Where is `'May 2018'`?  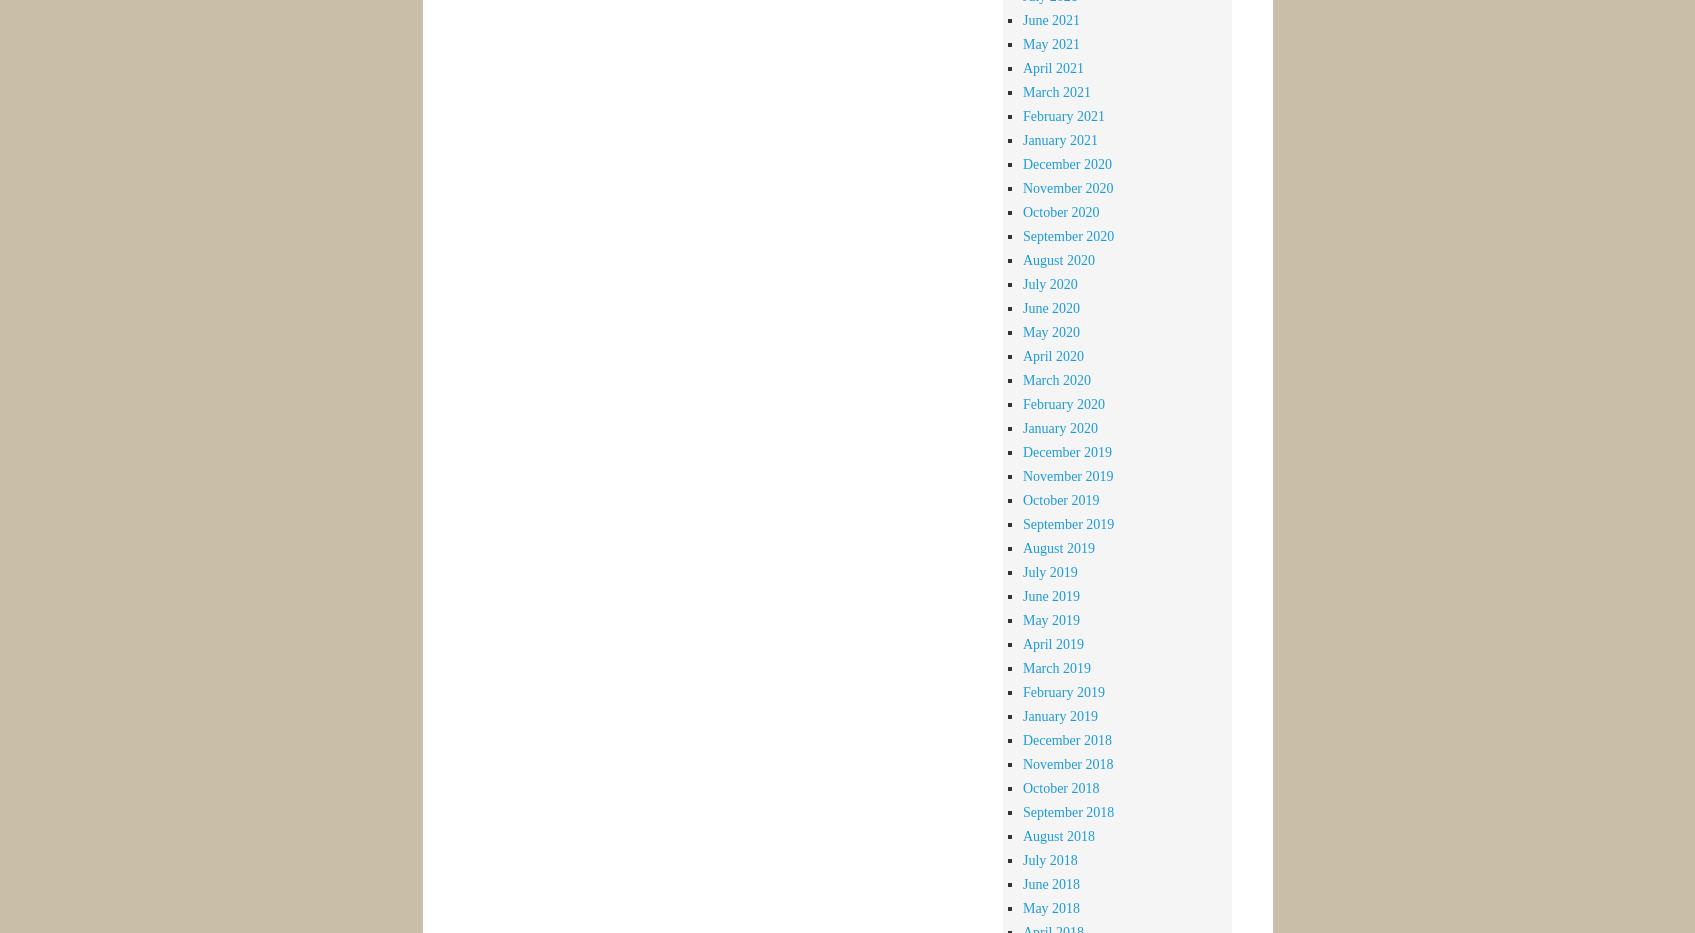
'May 2018' is located at coordinates (1051, 907).